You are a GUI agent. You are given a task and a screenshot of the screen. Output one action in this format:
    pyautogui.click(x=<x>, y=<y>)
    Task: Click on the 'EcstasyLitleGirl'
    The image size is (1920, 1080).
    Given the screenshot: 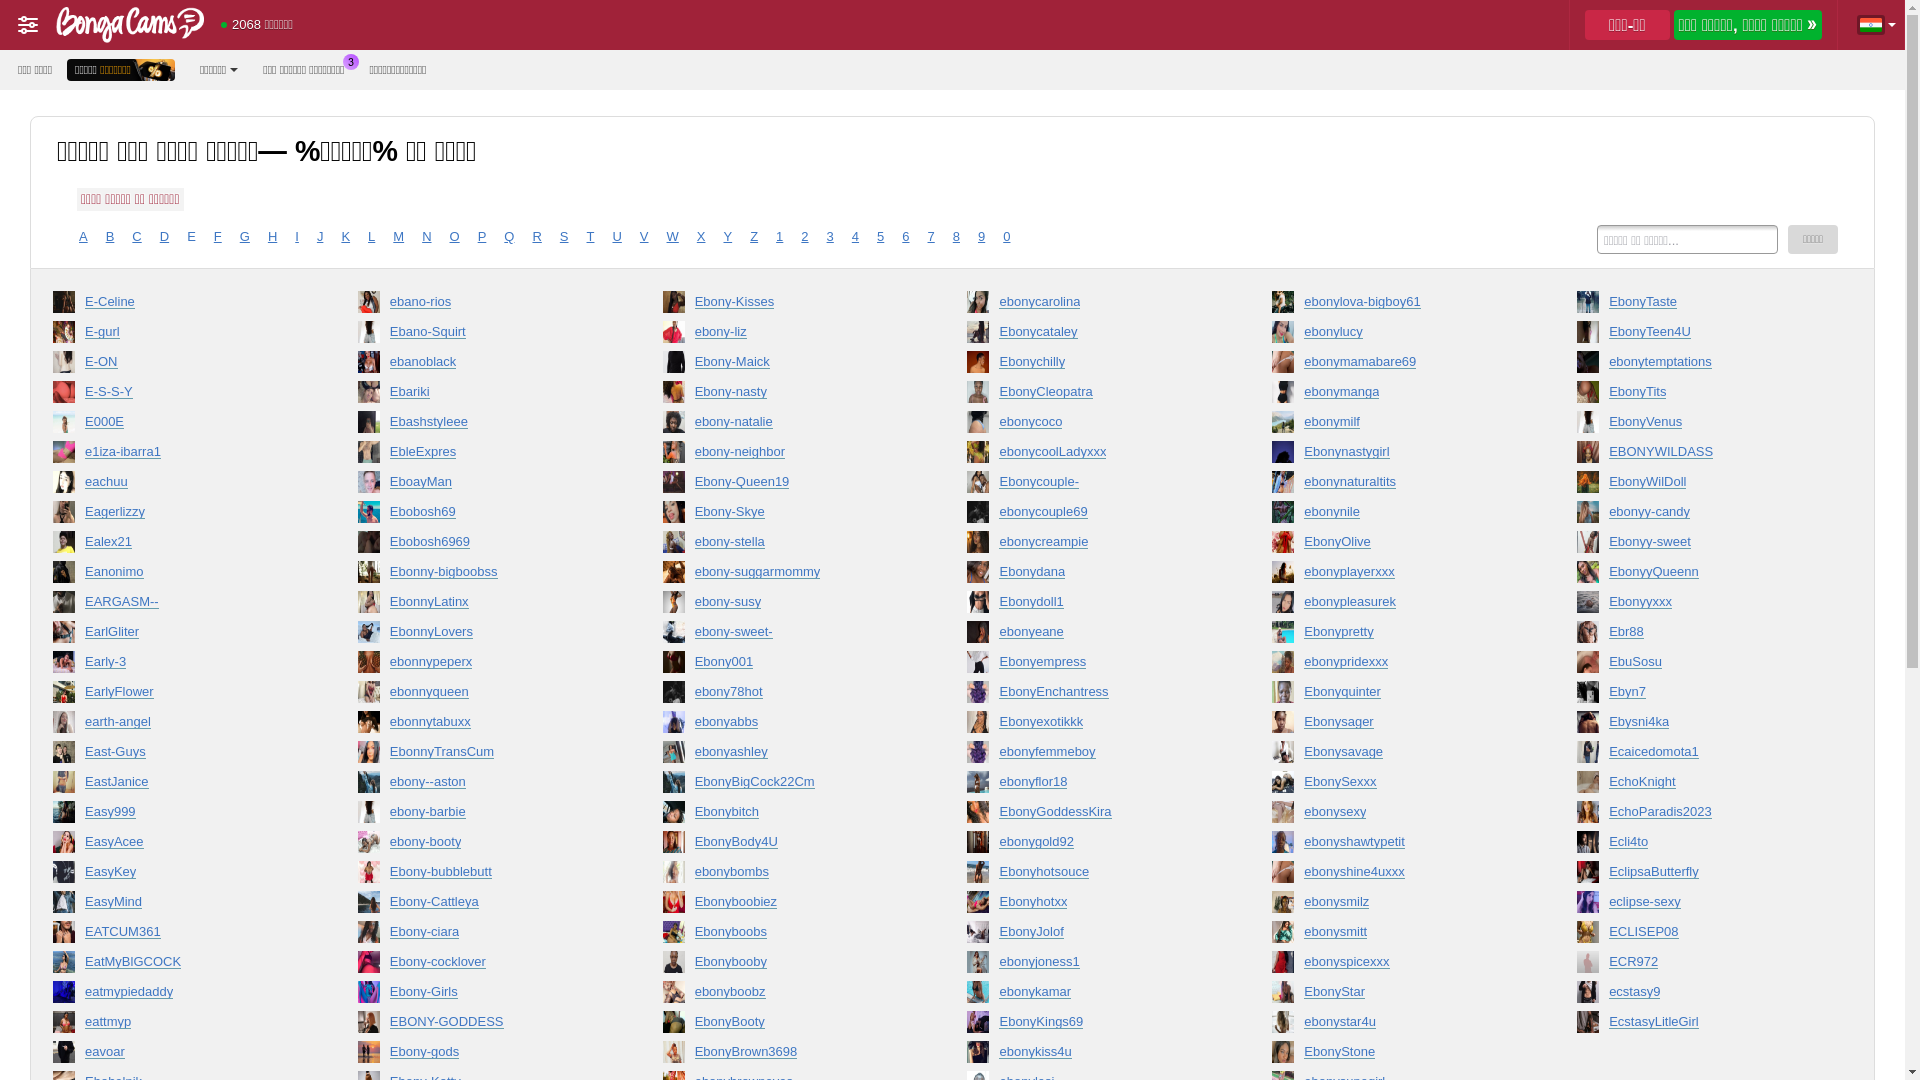 What is the action you would take?
    pyautogui.click(x=1576, y=1026)
    